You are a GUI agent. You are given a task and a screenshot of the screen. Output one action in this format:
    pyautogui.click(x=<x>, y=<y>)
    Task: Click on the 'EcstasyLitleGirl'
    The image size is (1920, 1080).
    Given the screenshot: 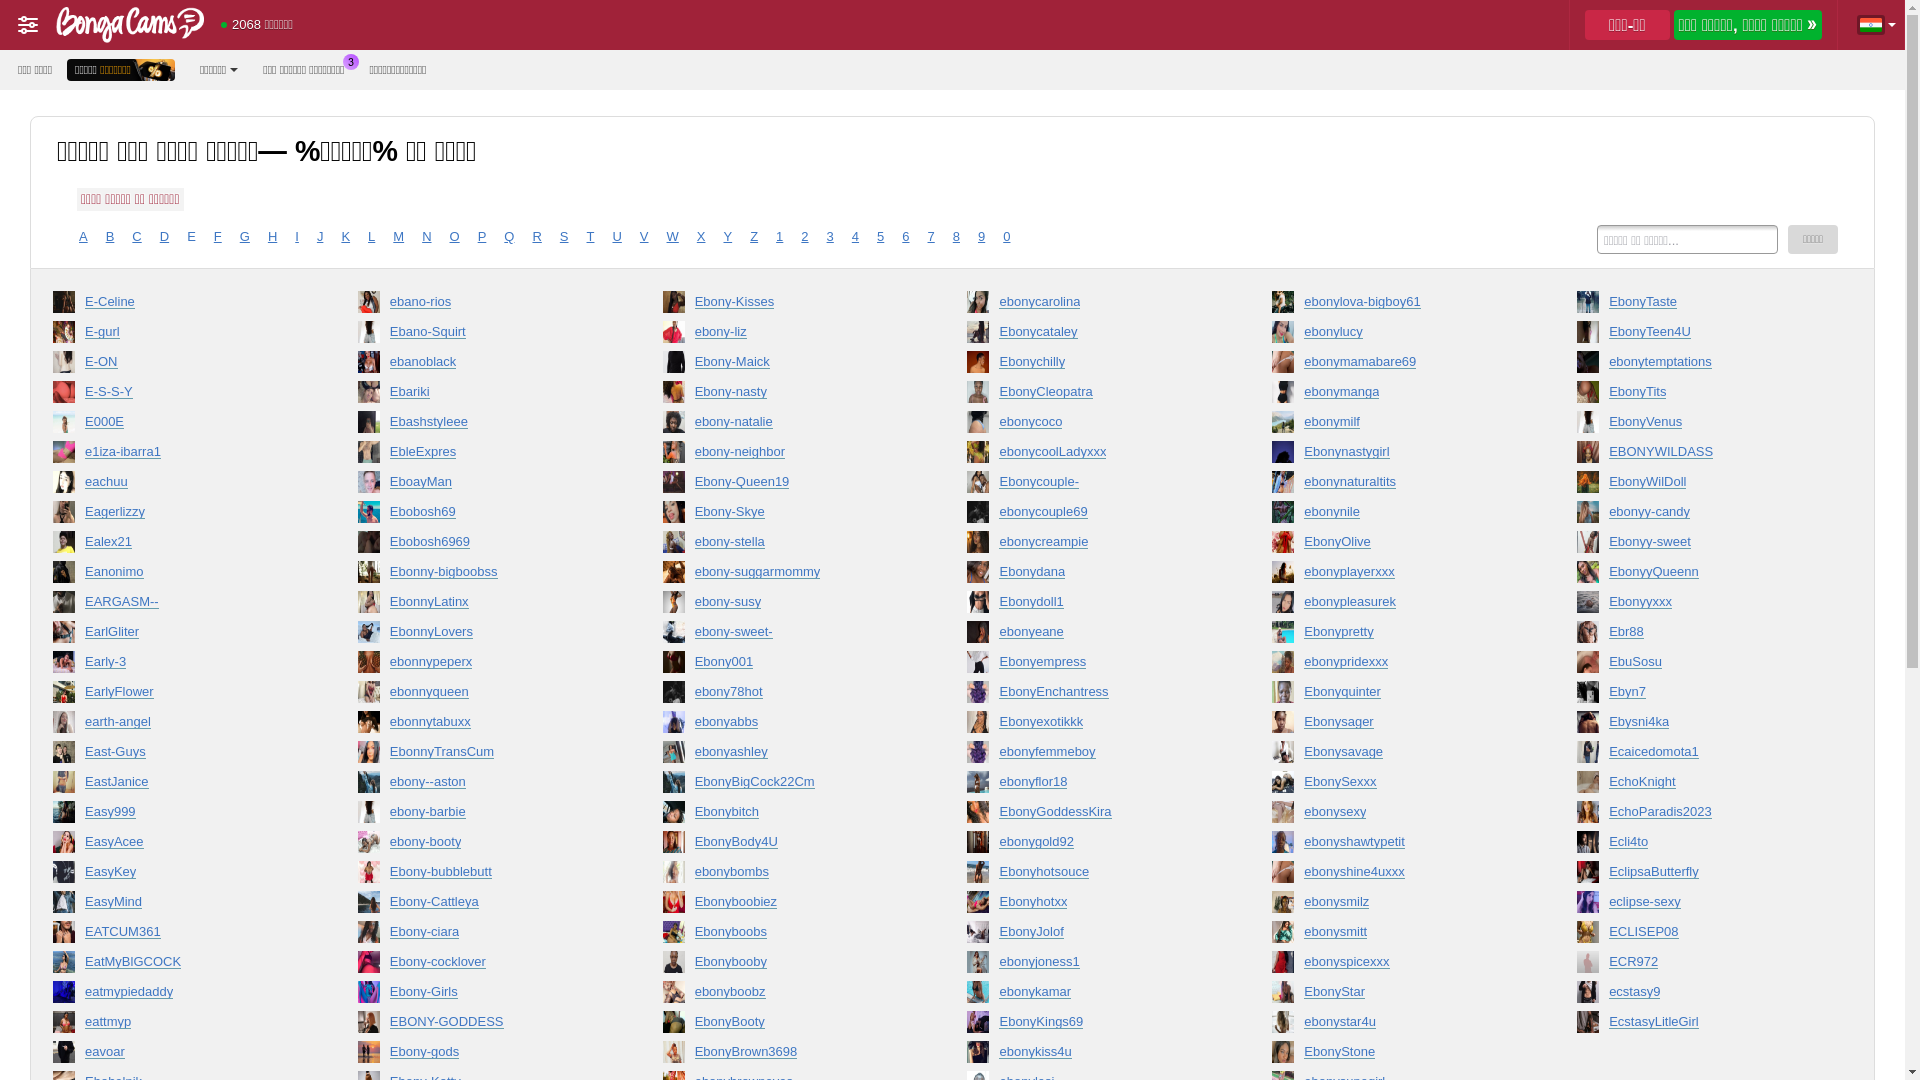 What is the action you would take?
    pyautogui.click(x=1576, y=1026)
    